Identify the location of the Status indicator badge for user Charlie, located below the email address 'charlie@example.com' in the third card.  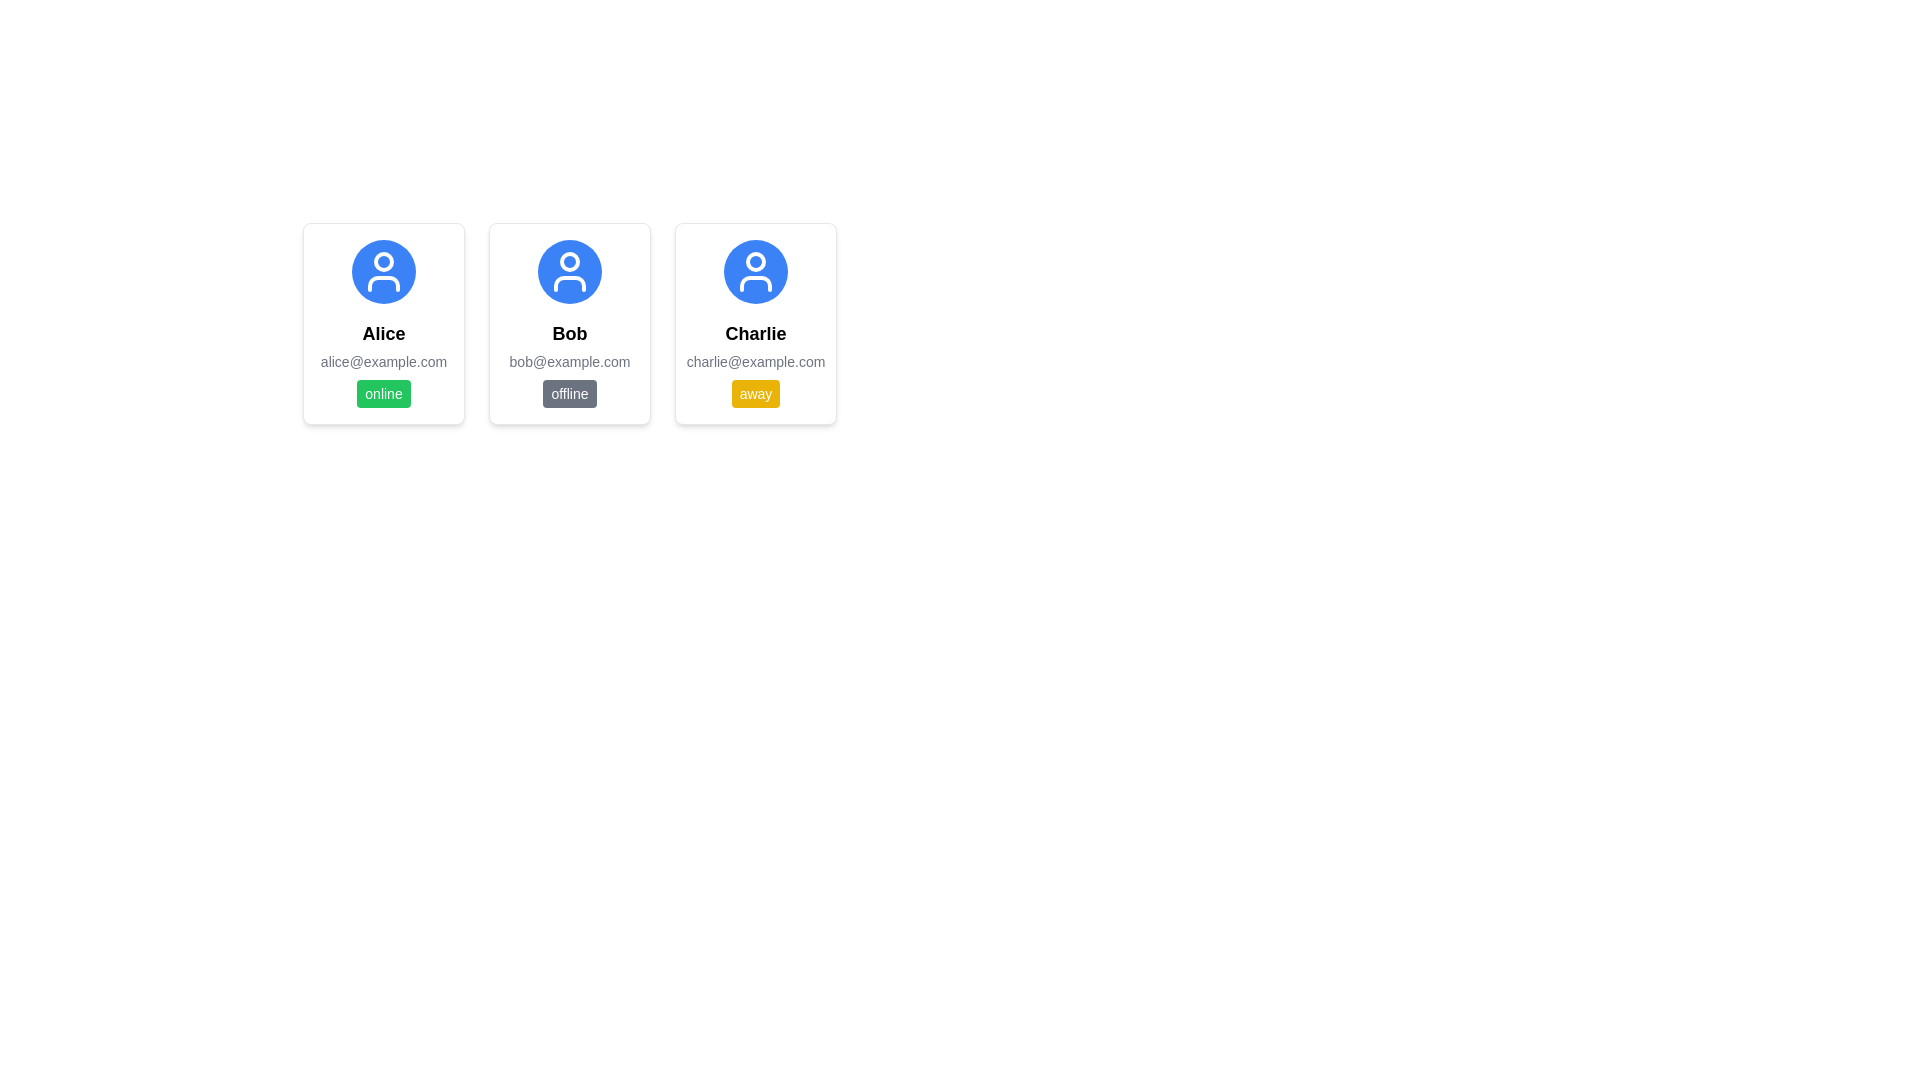
(754, 393).